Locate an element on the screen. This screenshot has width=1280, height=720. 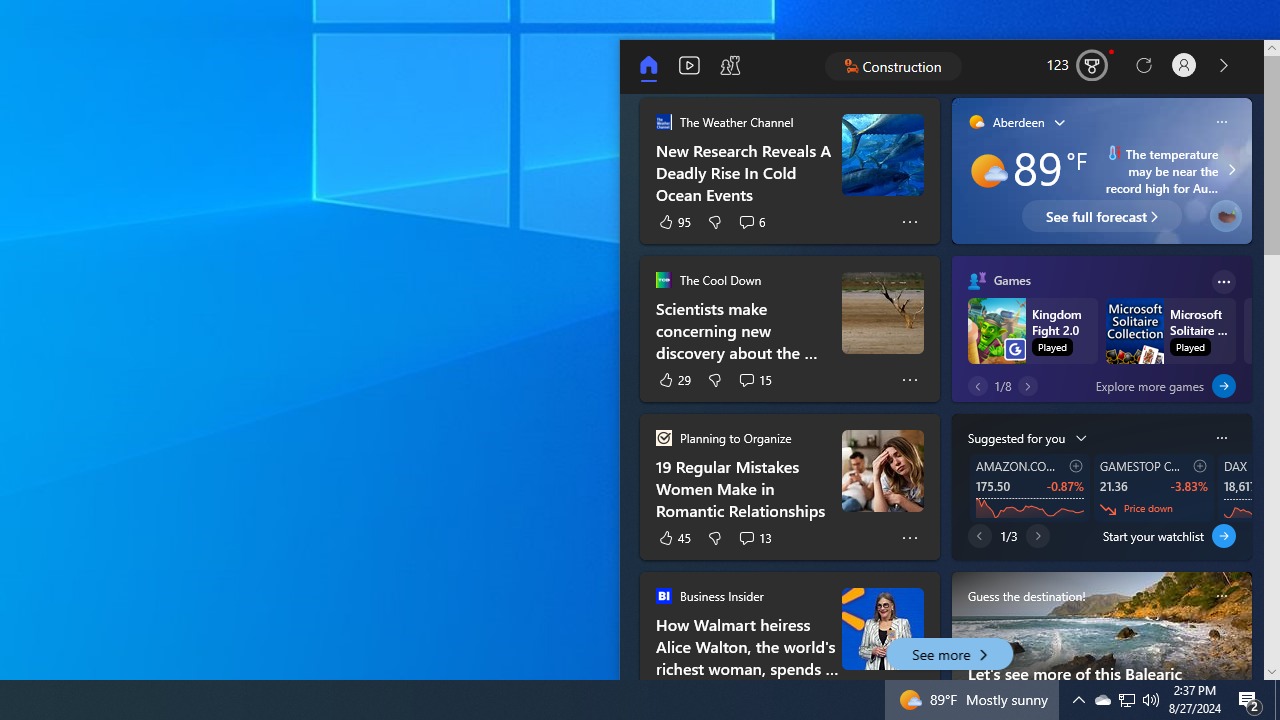
'Weather Location List' is located at coordinates (1058, 120).